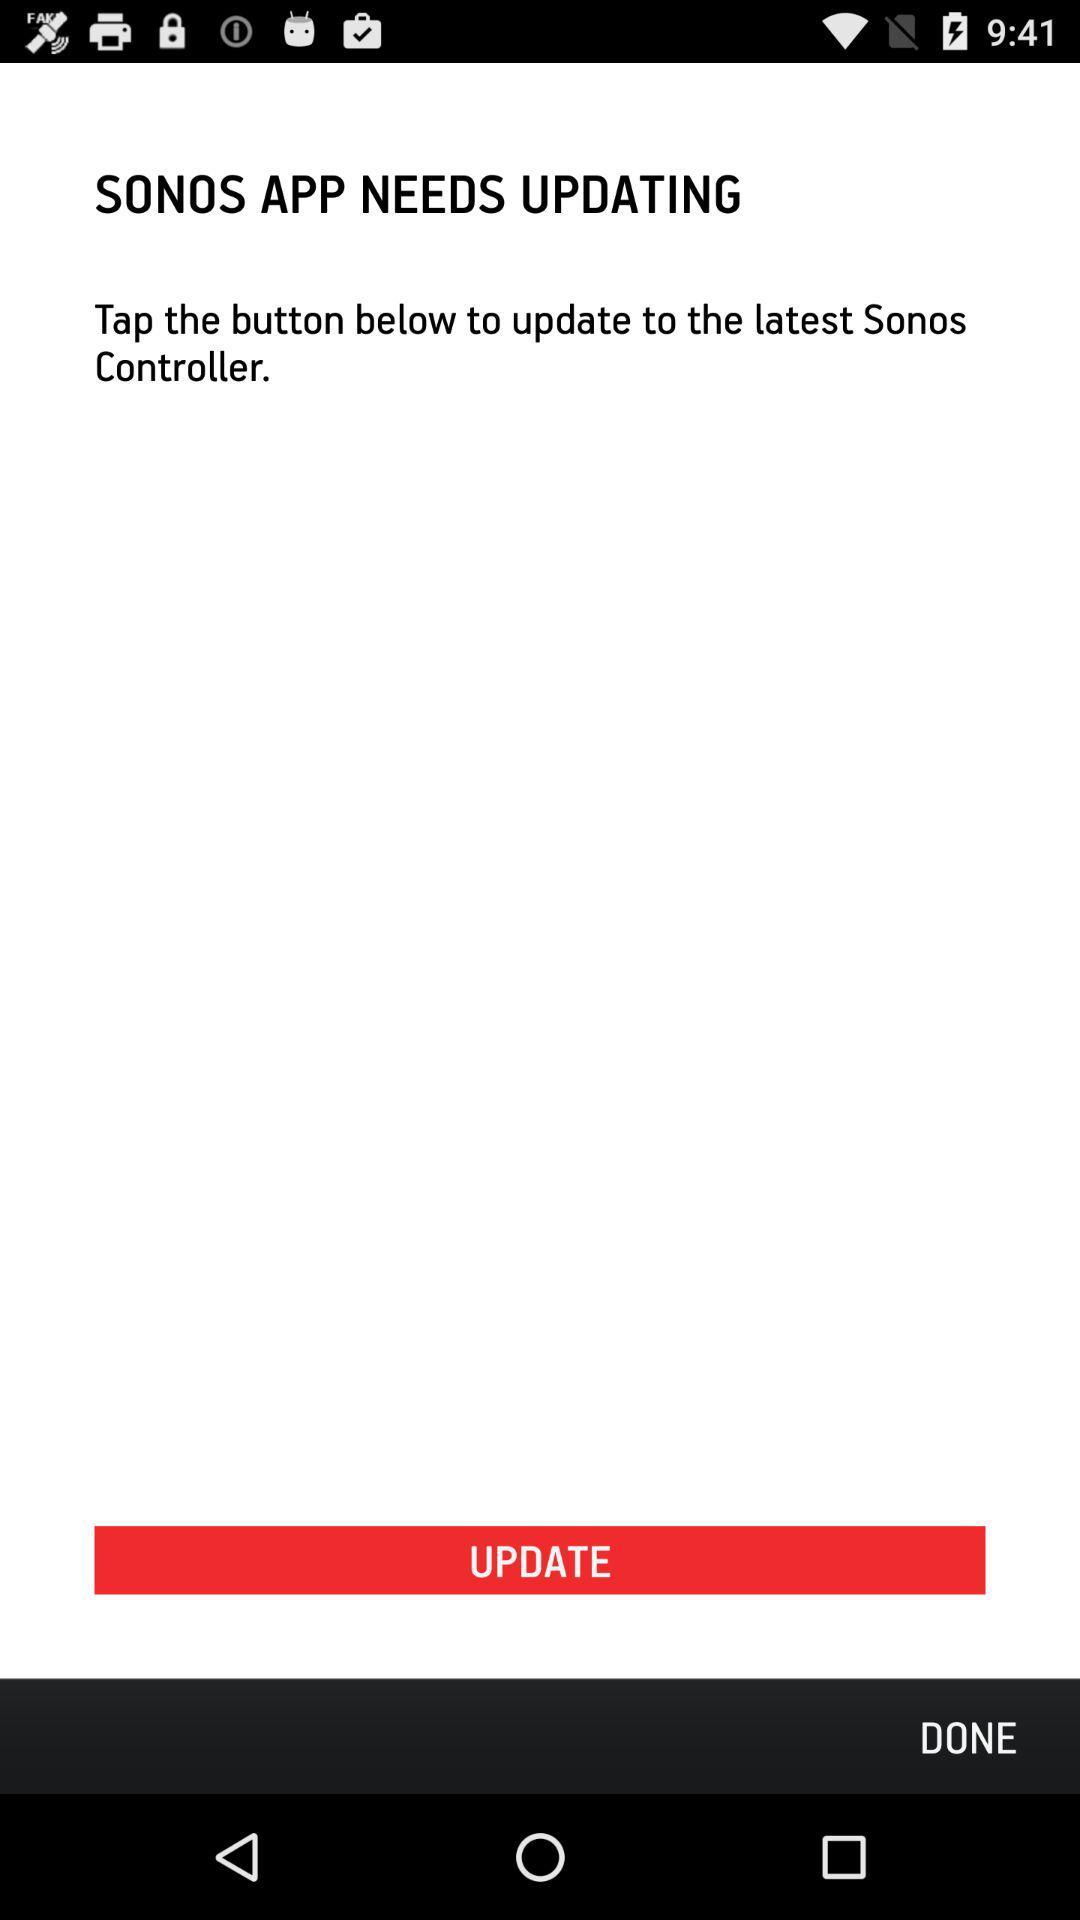  I want to click on done at the bottom right corner, so click(967, 1735).